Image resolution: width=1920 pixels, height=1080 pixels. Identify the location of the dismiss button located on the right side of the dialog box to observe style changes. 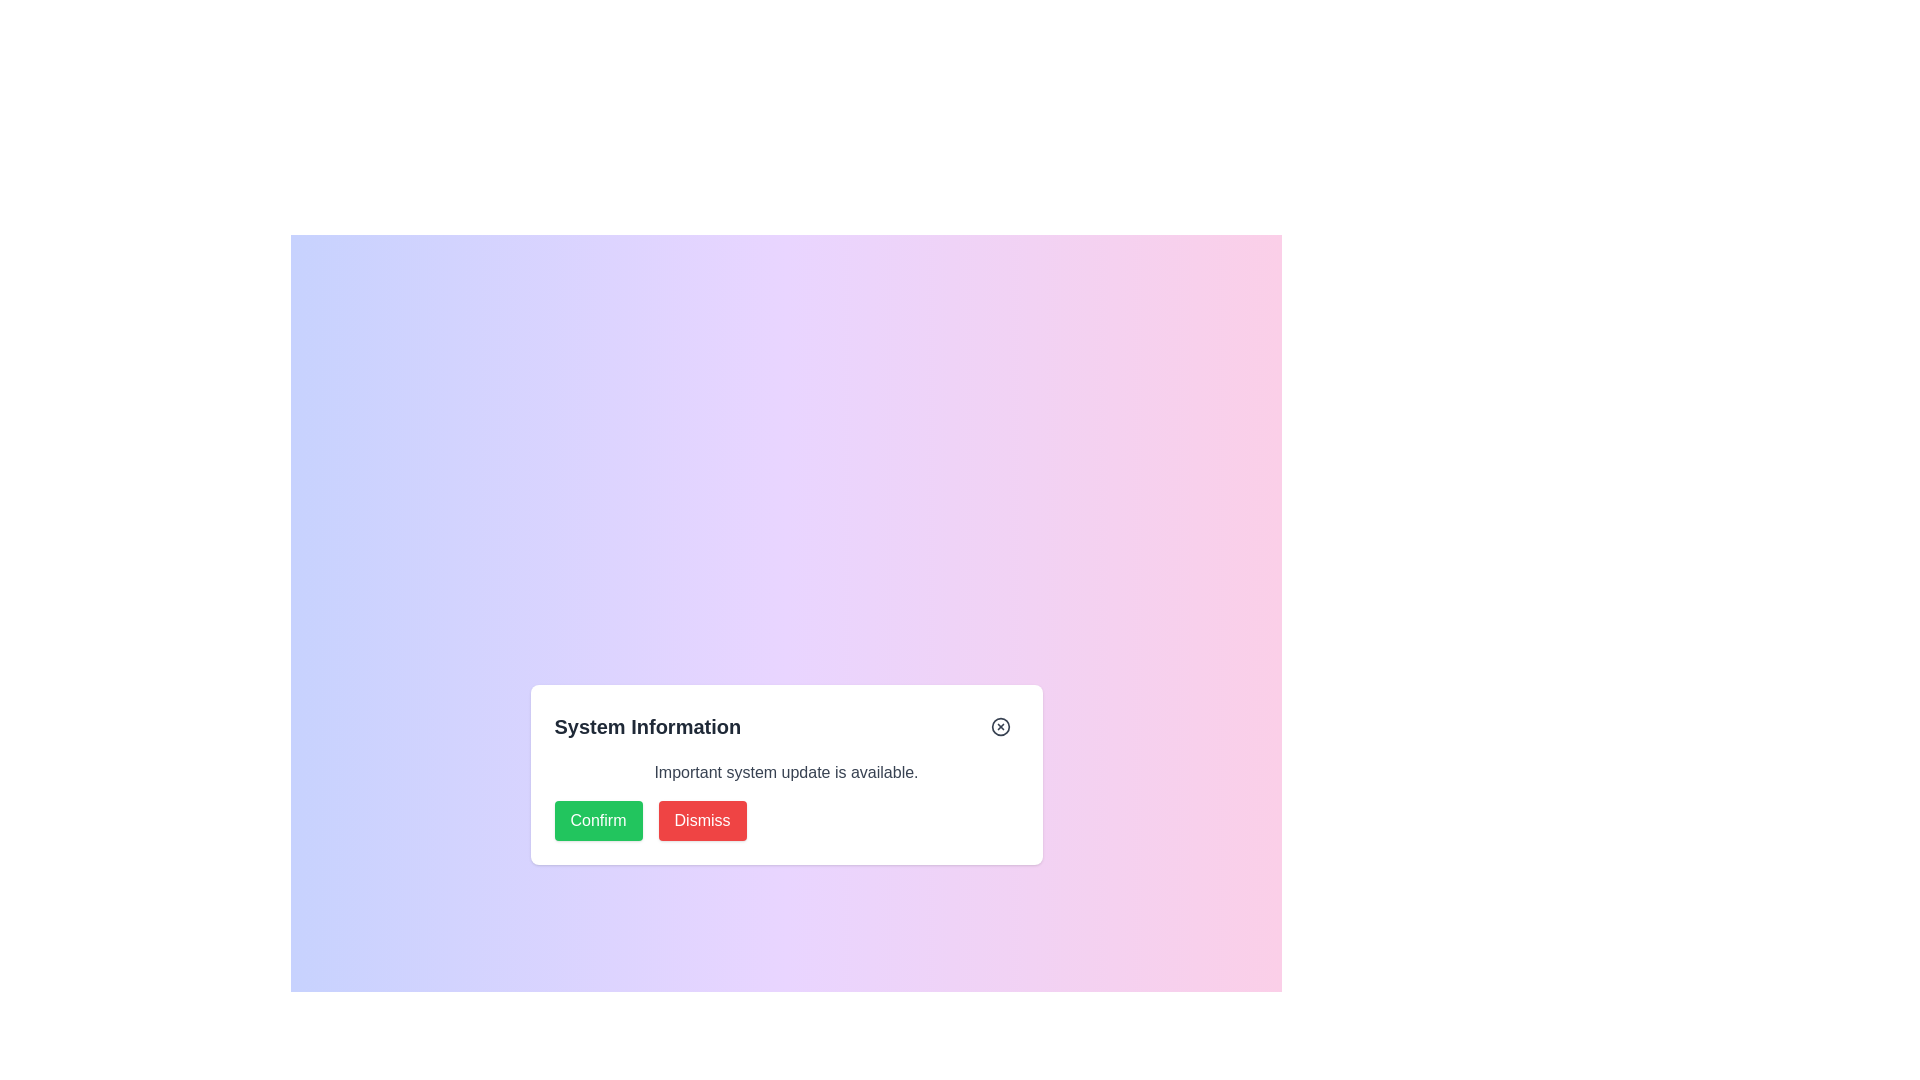
(702, 821).